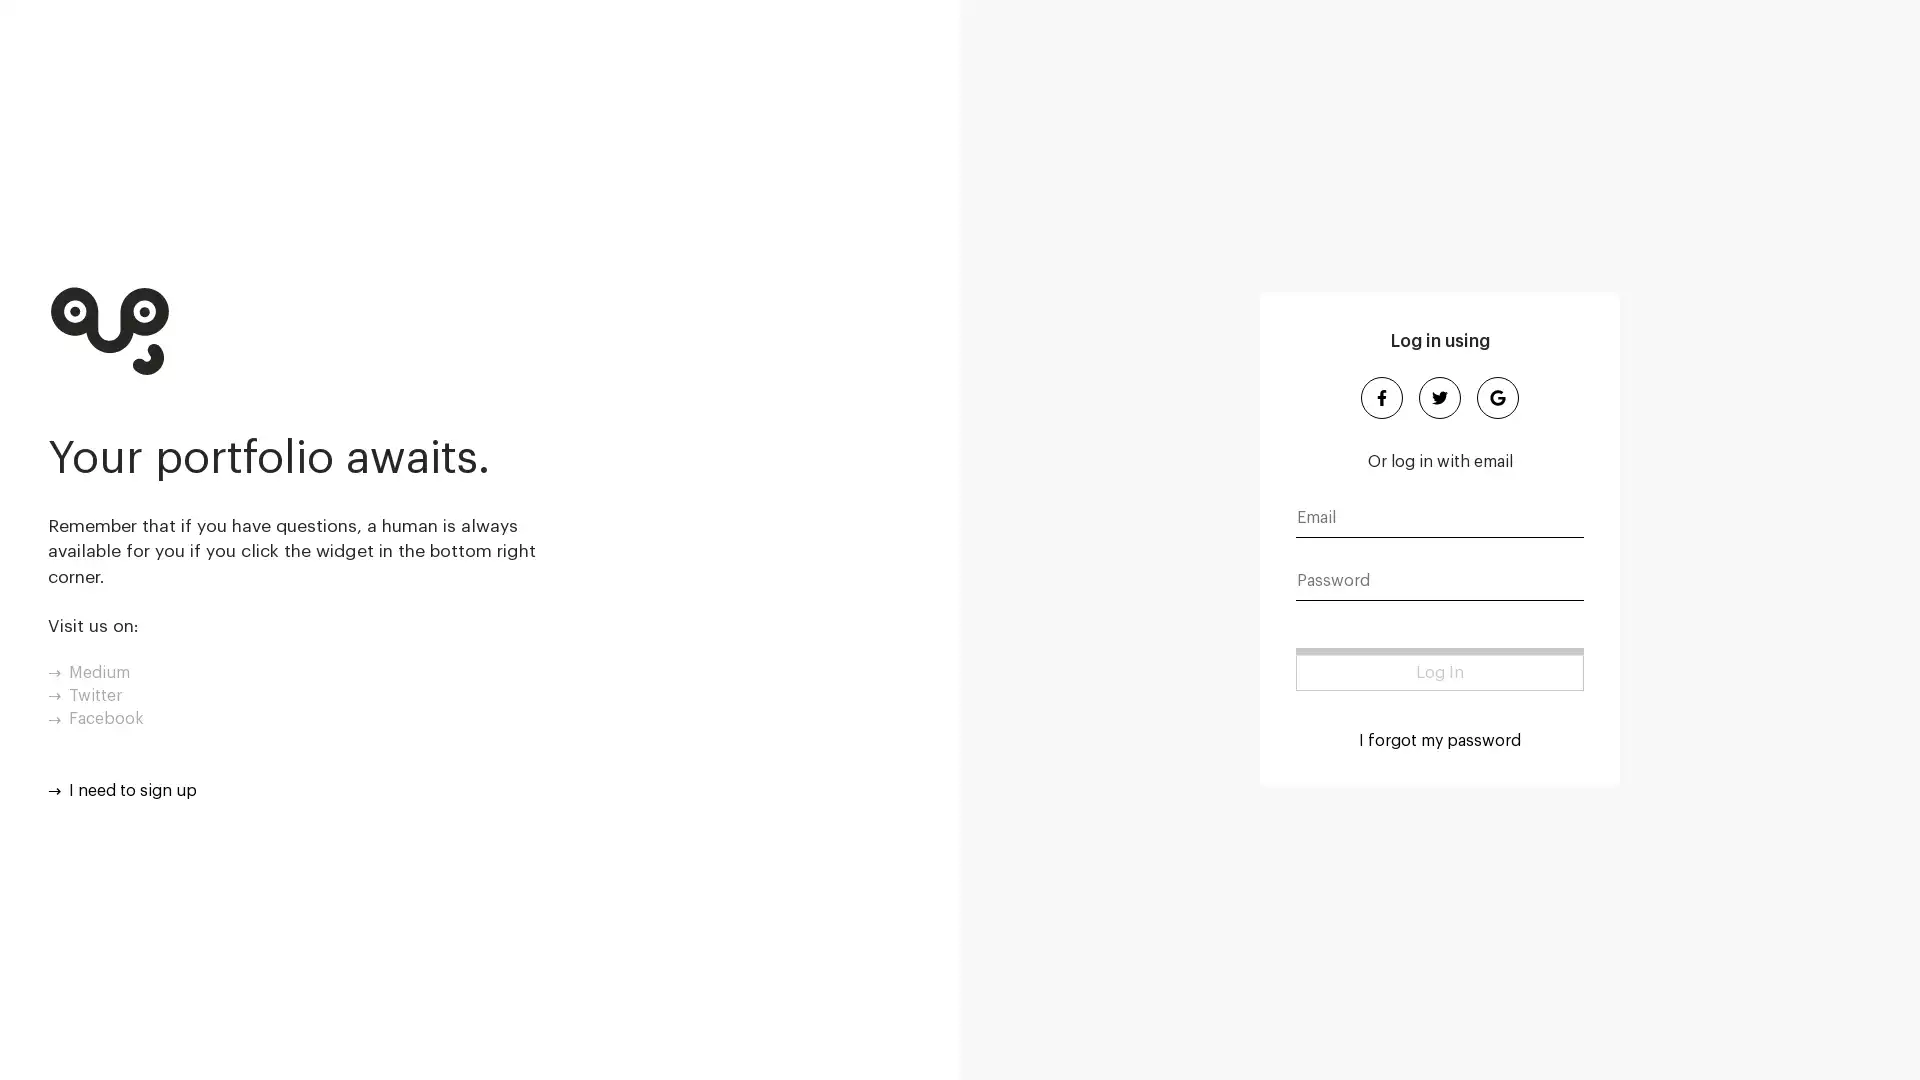 This screenshot has width=1920, height=1080. Describe the element at coordinates (121, 789) in the screenshot. I see `I need to sign up` at that location.